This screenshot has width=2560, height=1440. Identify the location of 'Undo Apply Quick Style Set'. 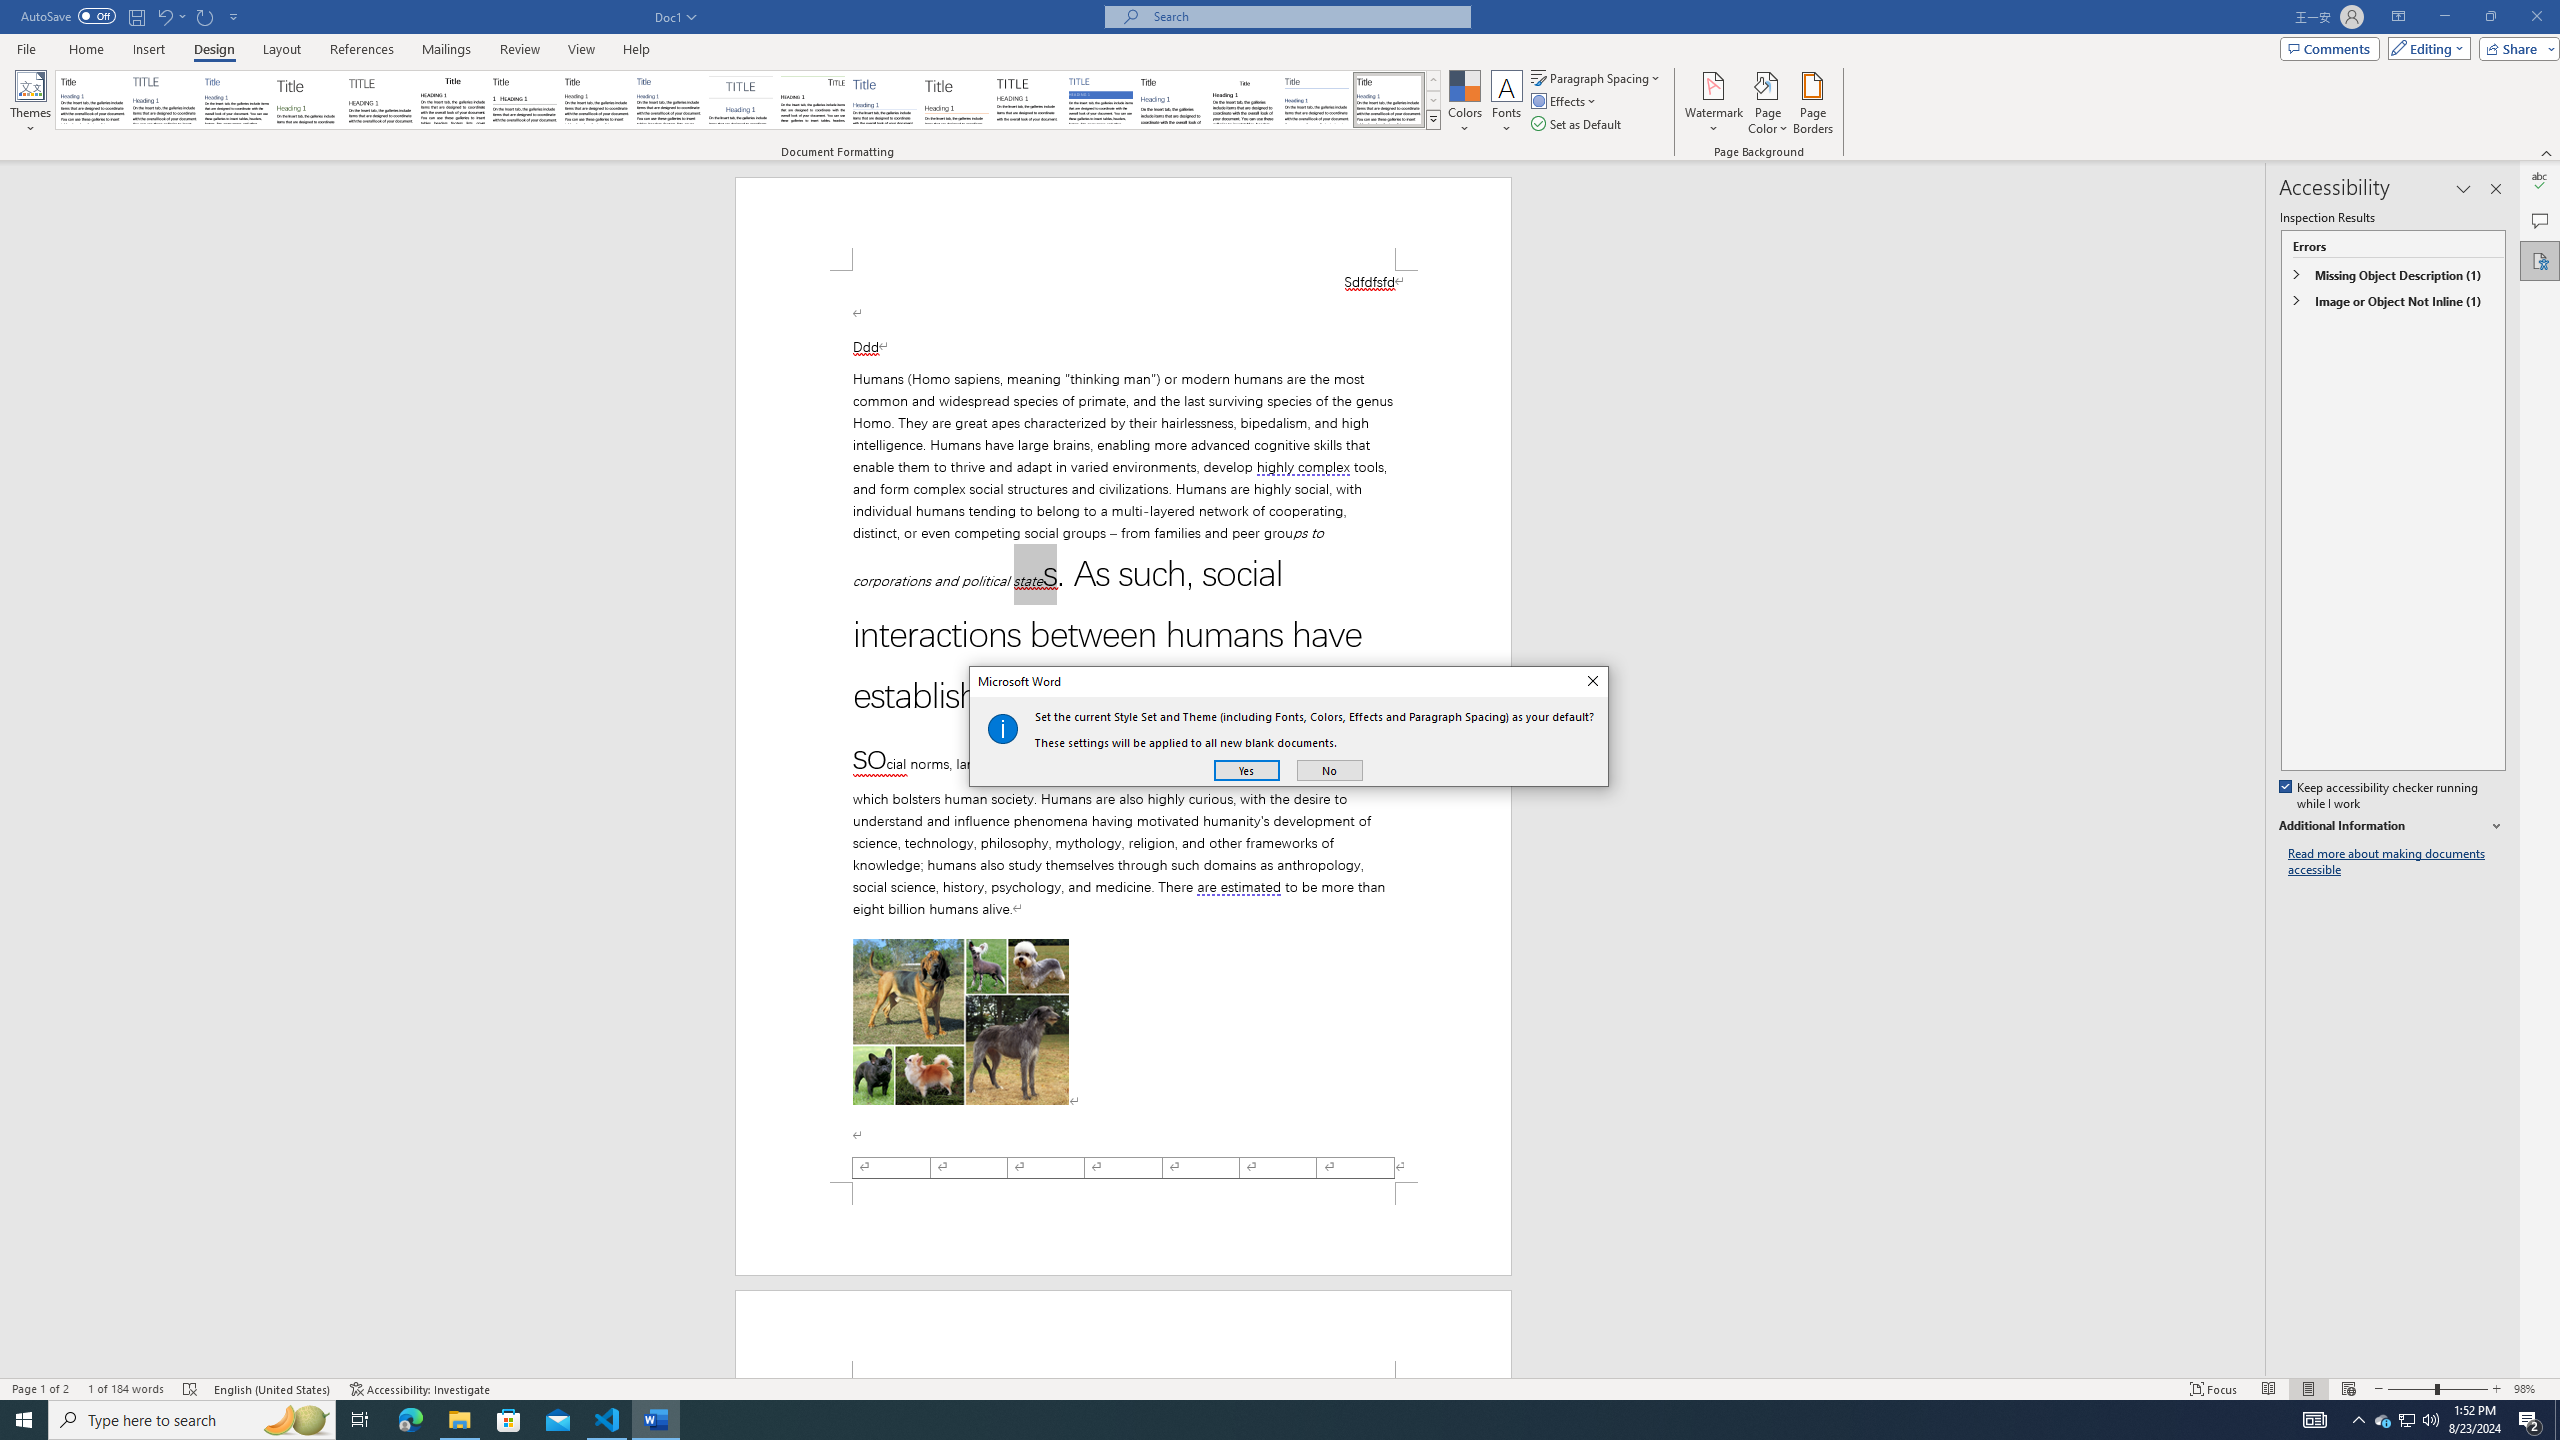
(163, 15).